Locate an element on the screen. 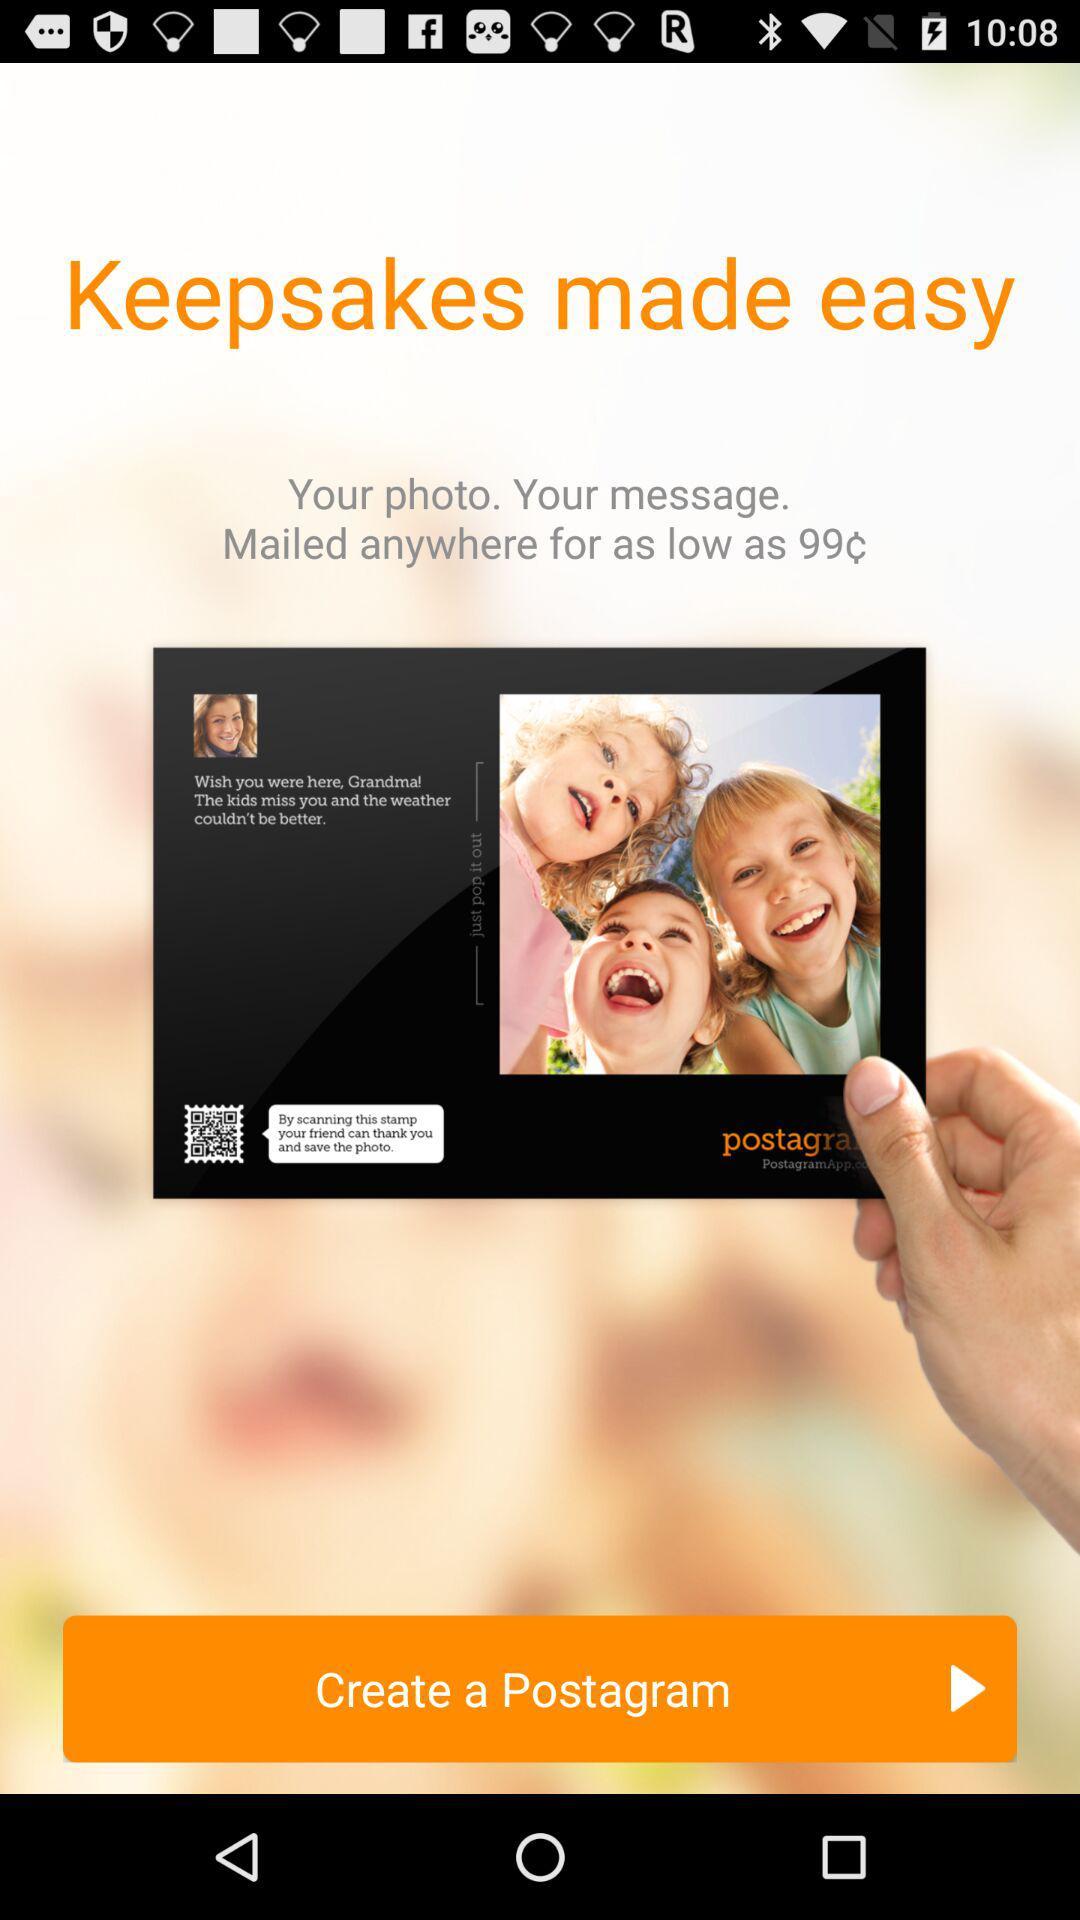 The height and width of the screenshot is (1920, 1080). postagram icon is located at coordinates (540, 1107).